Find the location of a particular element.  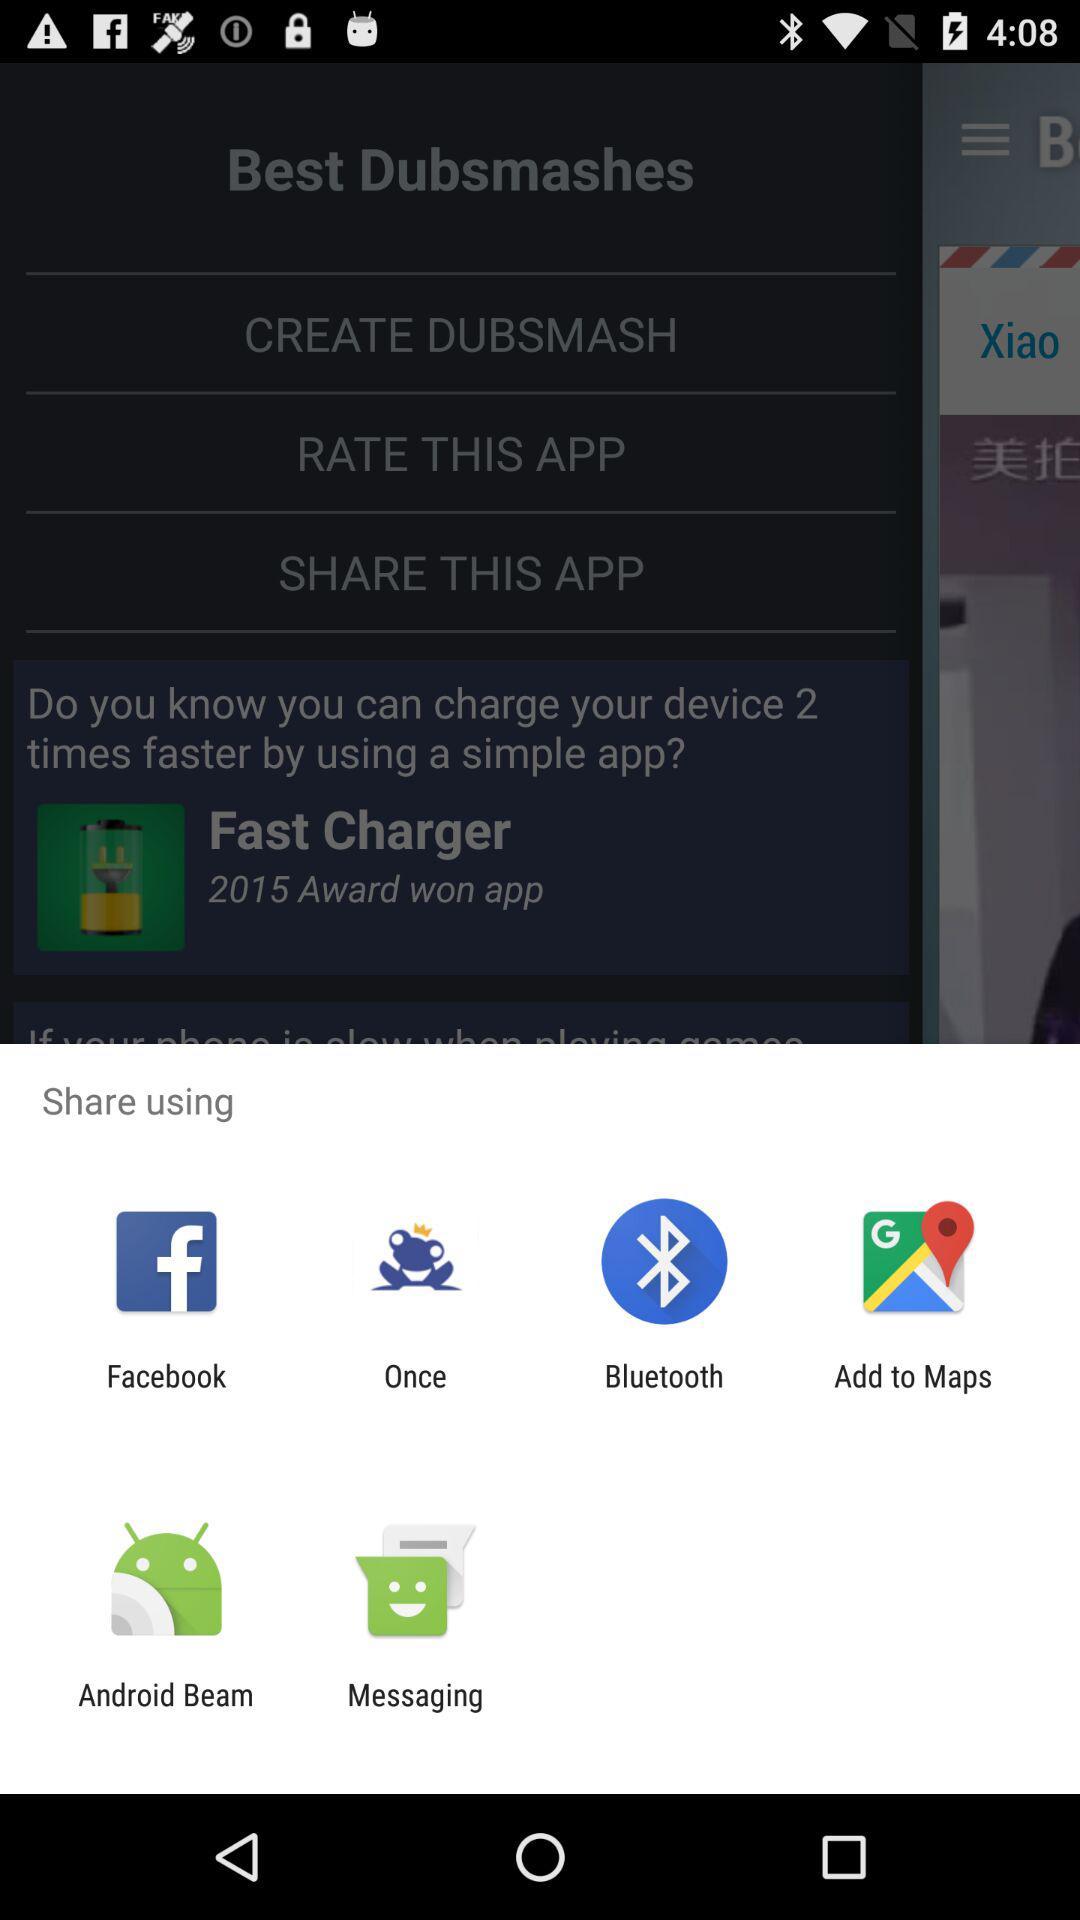

the messaging icon is located at coordinates (414, 1711).